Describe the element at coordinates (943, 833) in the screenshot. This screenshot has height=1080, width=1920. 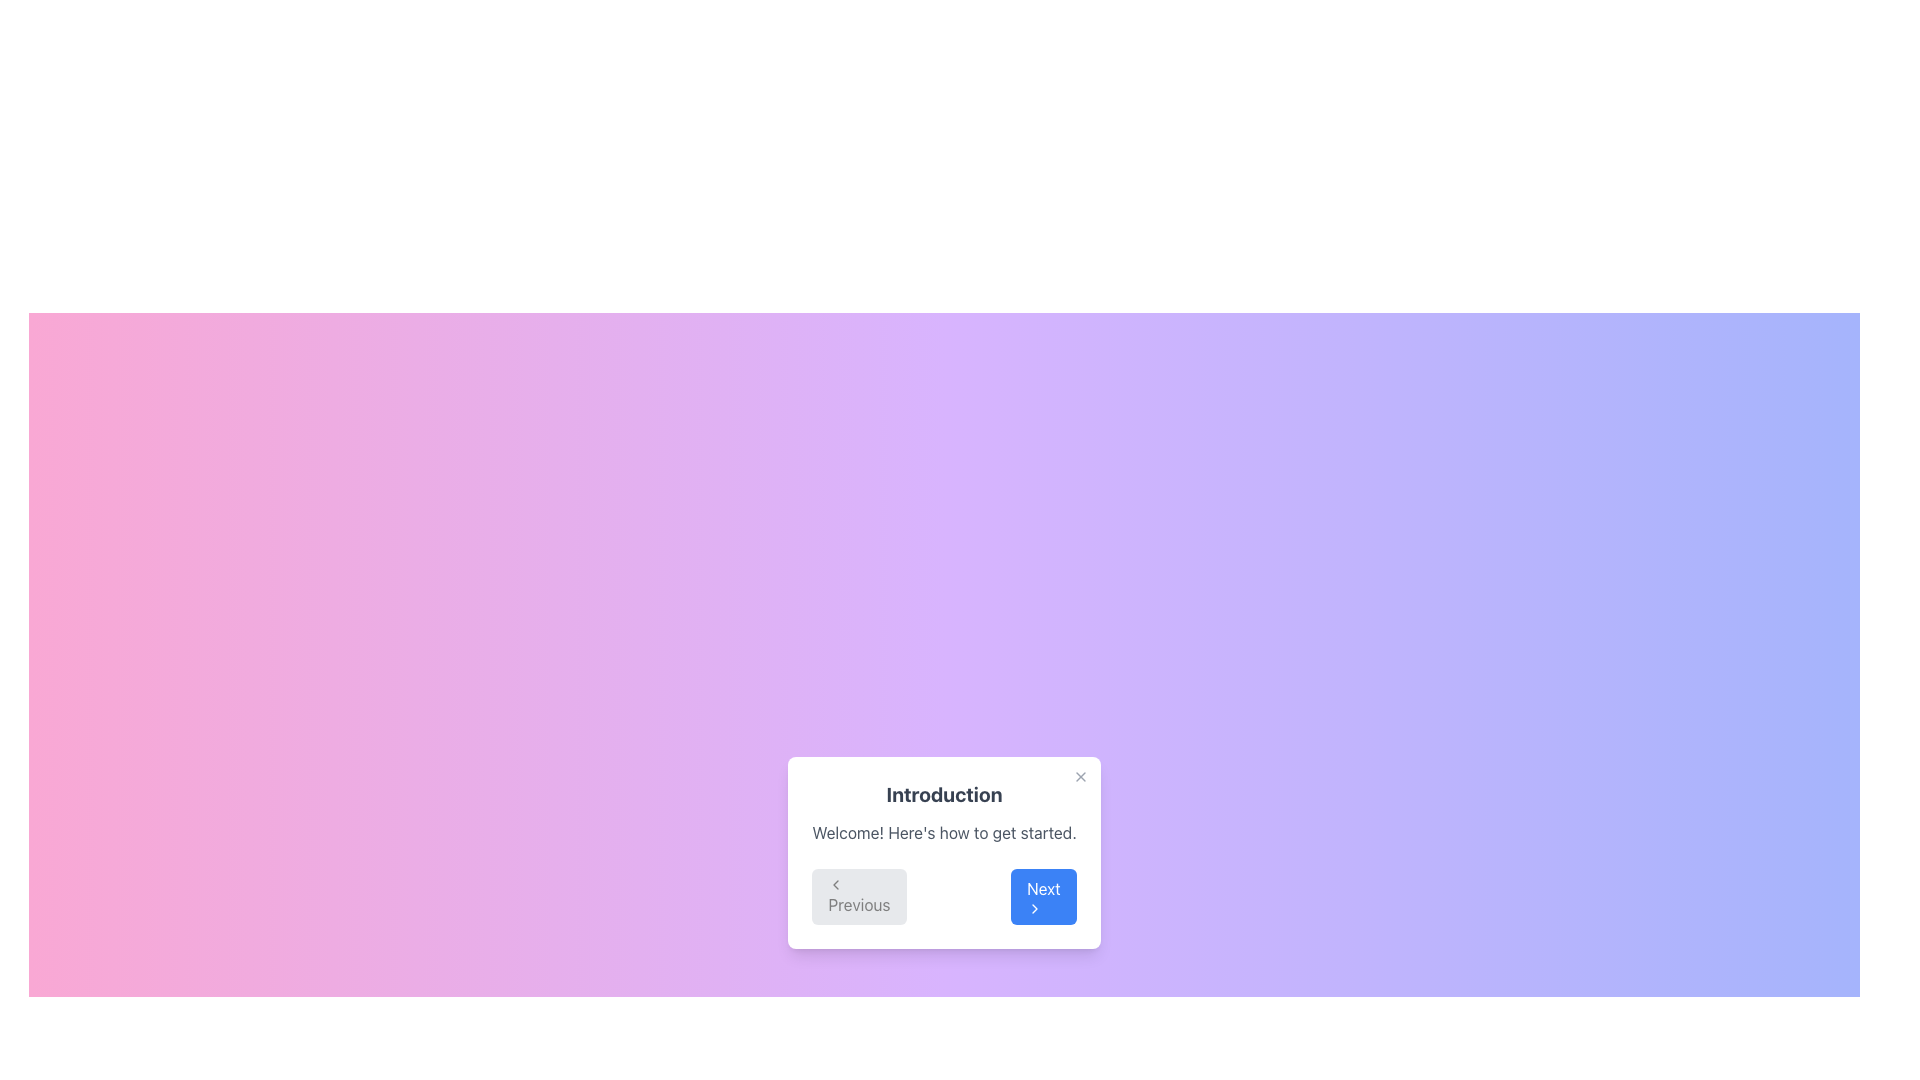
I see `the welcoming message text displayed below the title 'Introduction' in the card` at that location.